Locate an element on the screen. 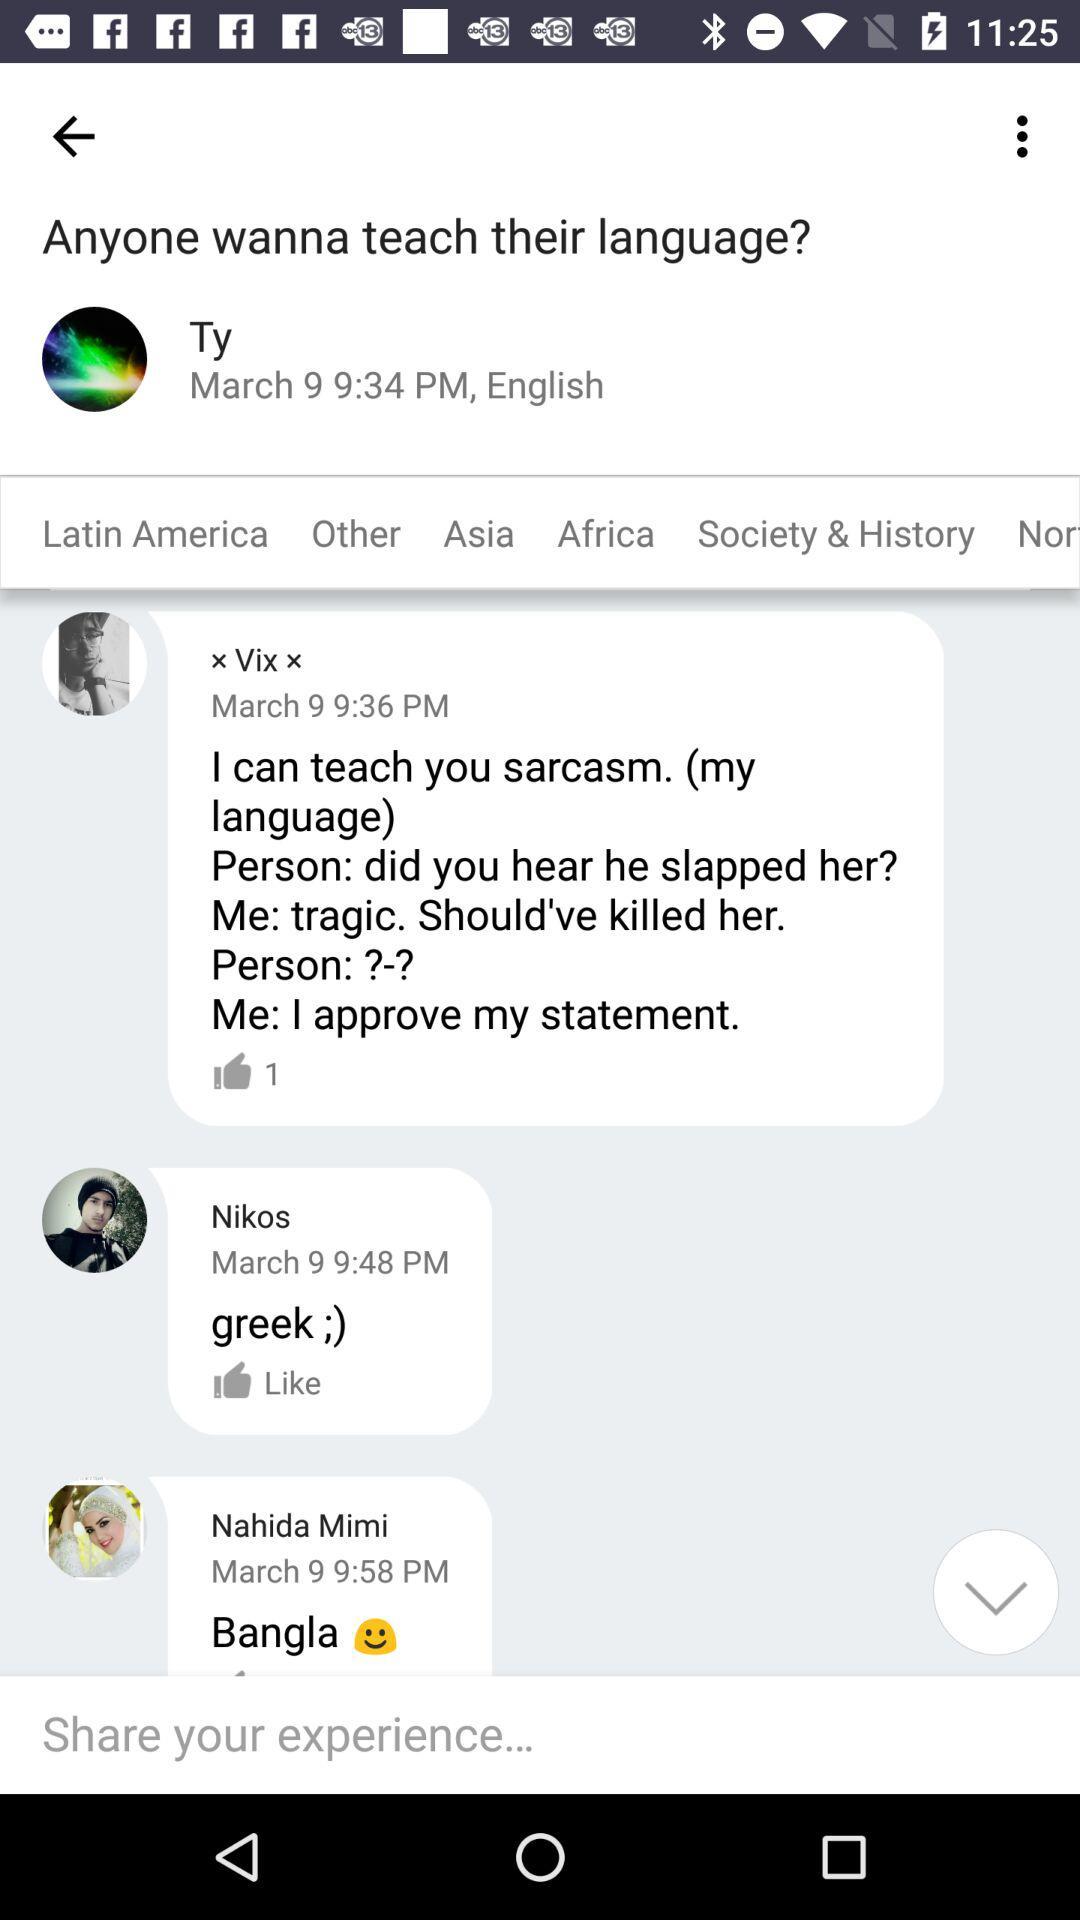 The width and height of the screenshot is (1080, 1920). icon above the society & history icon is located at coordinates (1027, 135).